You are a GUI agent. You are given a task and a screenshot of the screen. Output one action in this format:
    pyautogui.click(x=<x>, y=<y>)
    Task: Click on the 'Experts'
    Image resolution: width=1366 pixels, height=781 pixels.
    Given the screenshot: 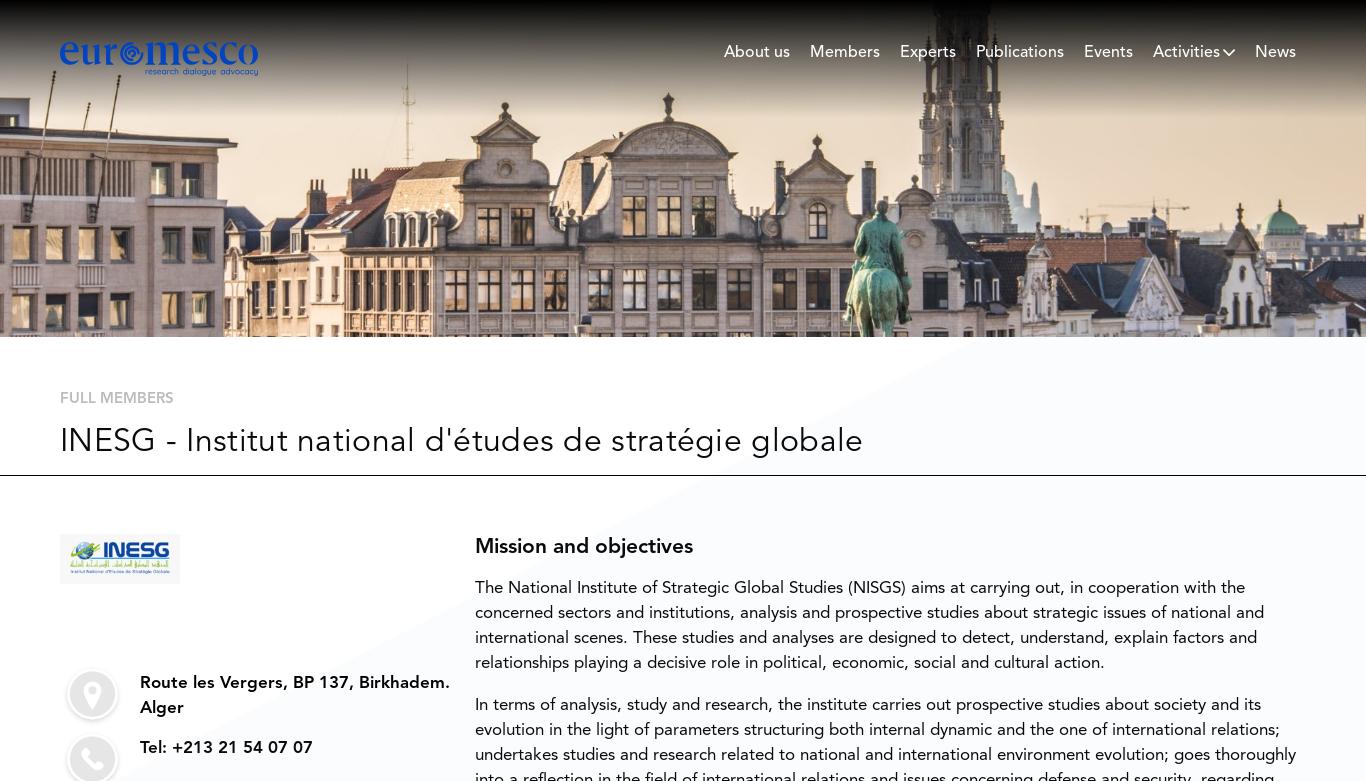 What is the action you would take?
    pyautogui.click(x=899, y=52)
    